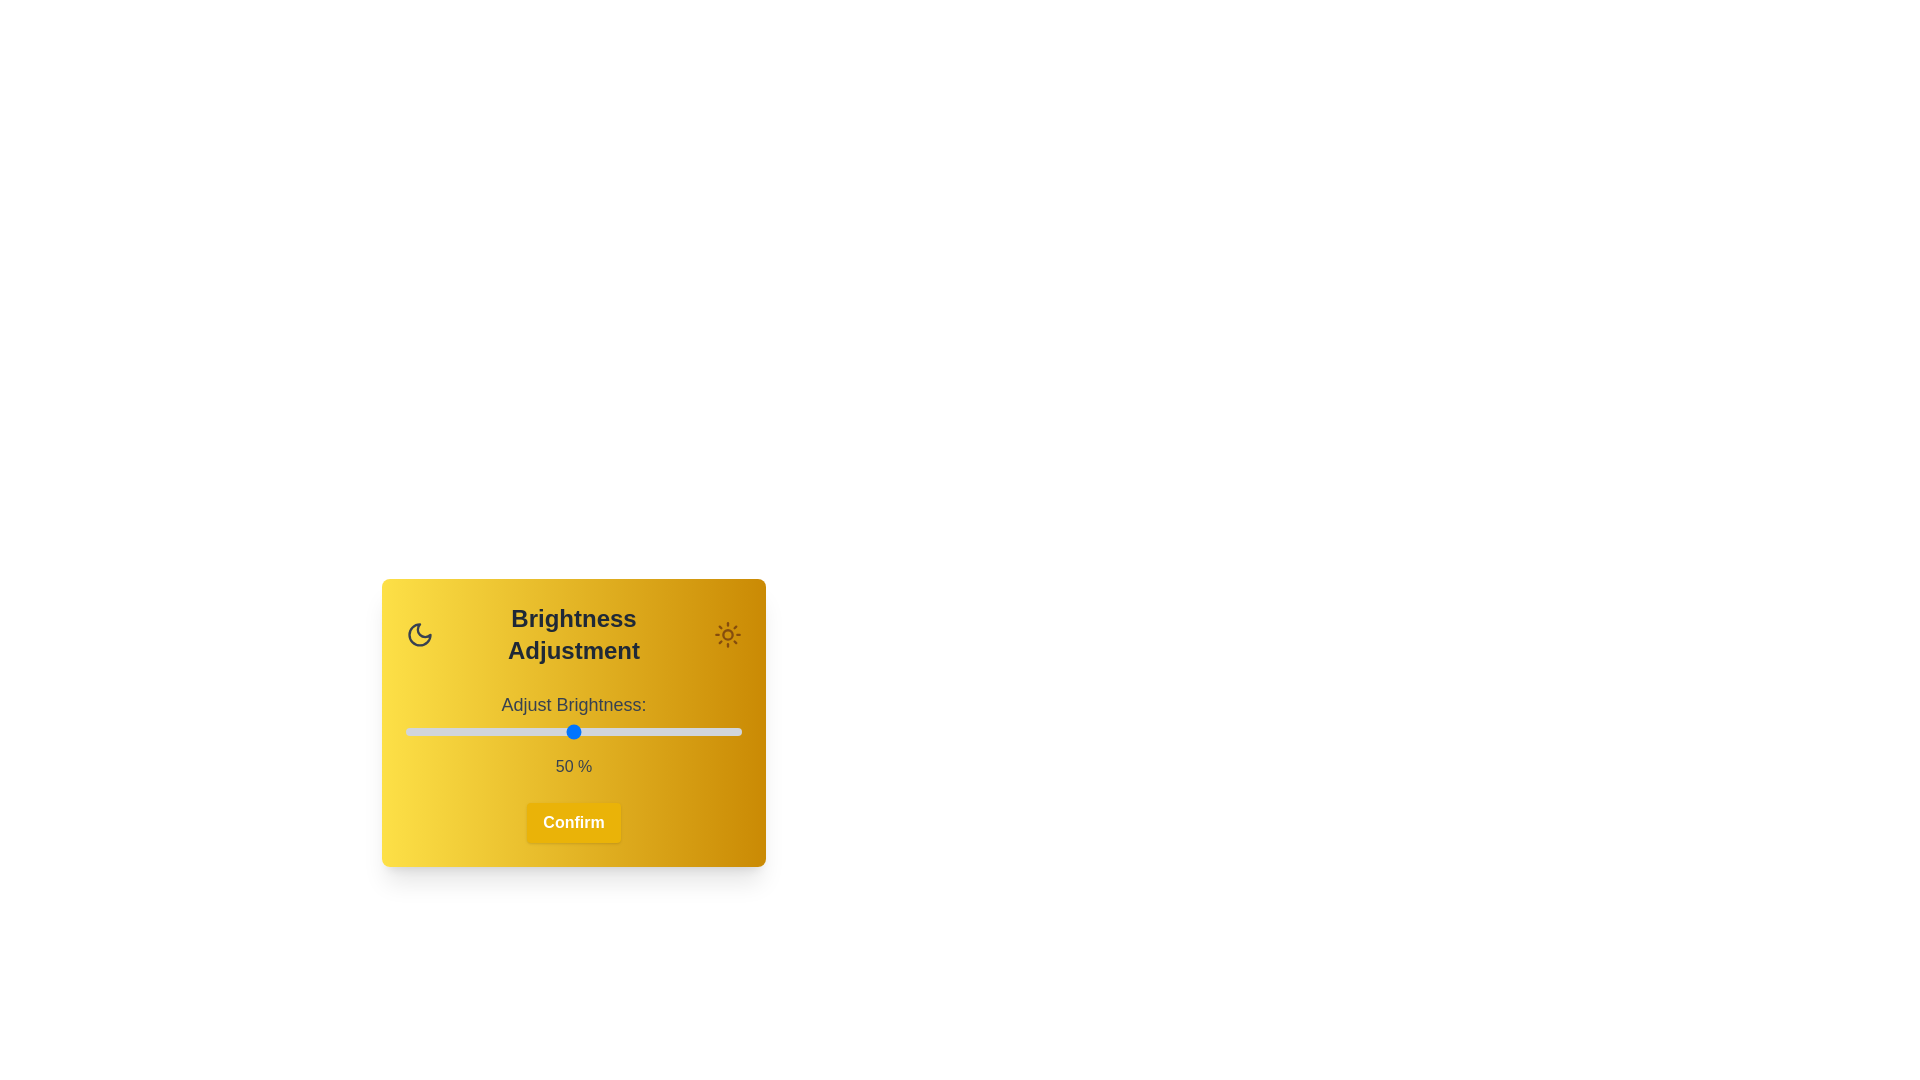 This screenshot has width=1920, height=1080. I want to click on the 'Confirm' button, so click(573, 822).